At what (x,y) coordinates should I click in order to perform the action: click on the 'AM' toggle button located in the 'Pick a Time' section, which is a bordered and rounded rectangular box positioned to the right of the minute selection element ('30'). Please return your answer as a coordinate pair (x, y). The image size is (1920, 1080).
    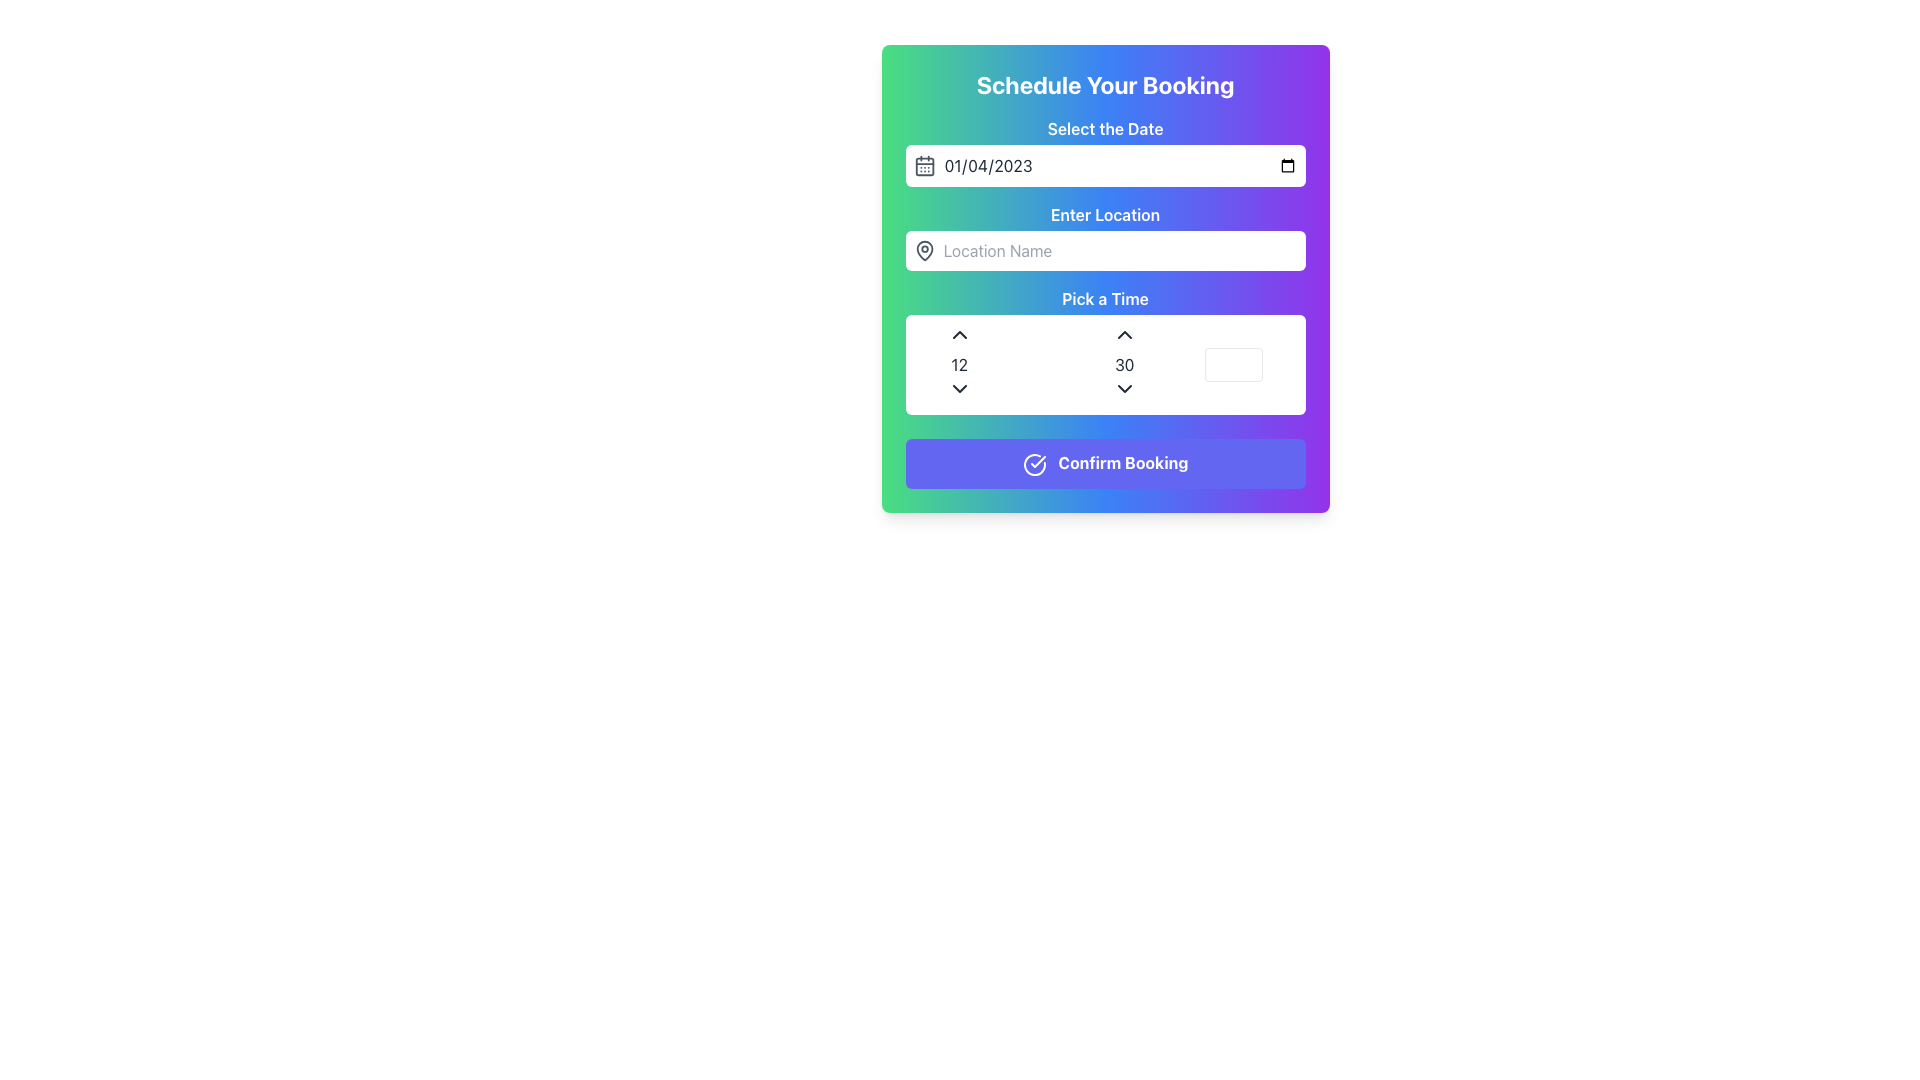
    Looking at the image, I should click on (1233, 365).